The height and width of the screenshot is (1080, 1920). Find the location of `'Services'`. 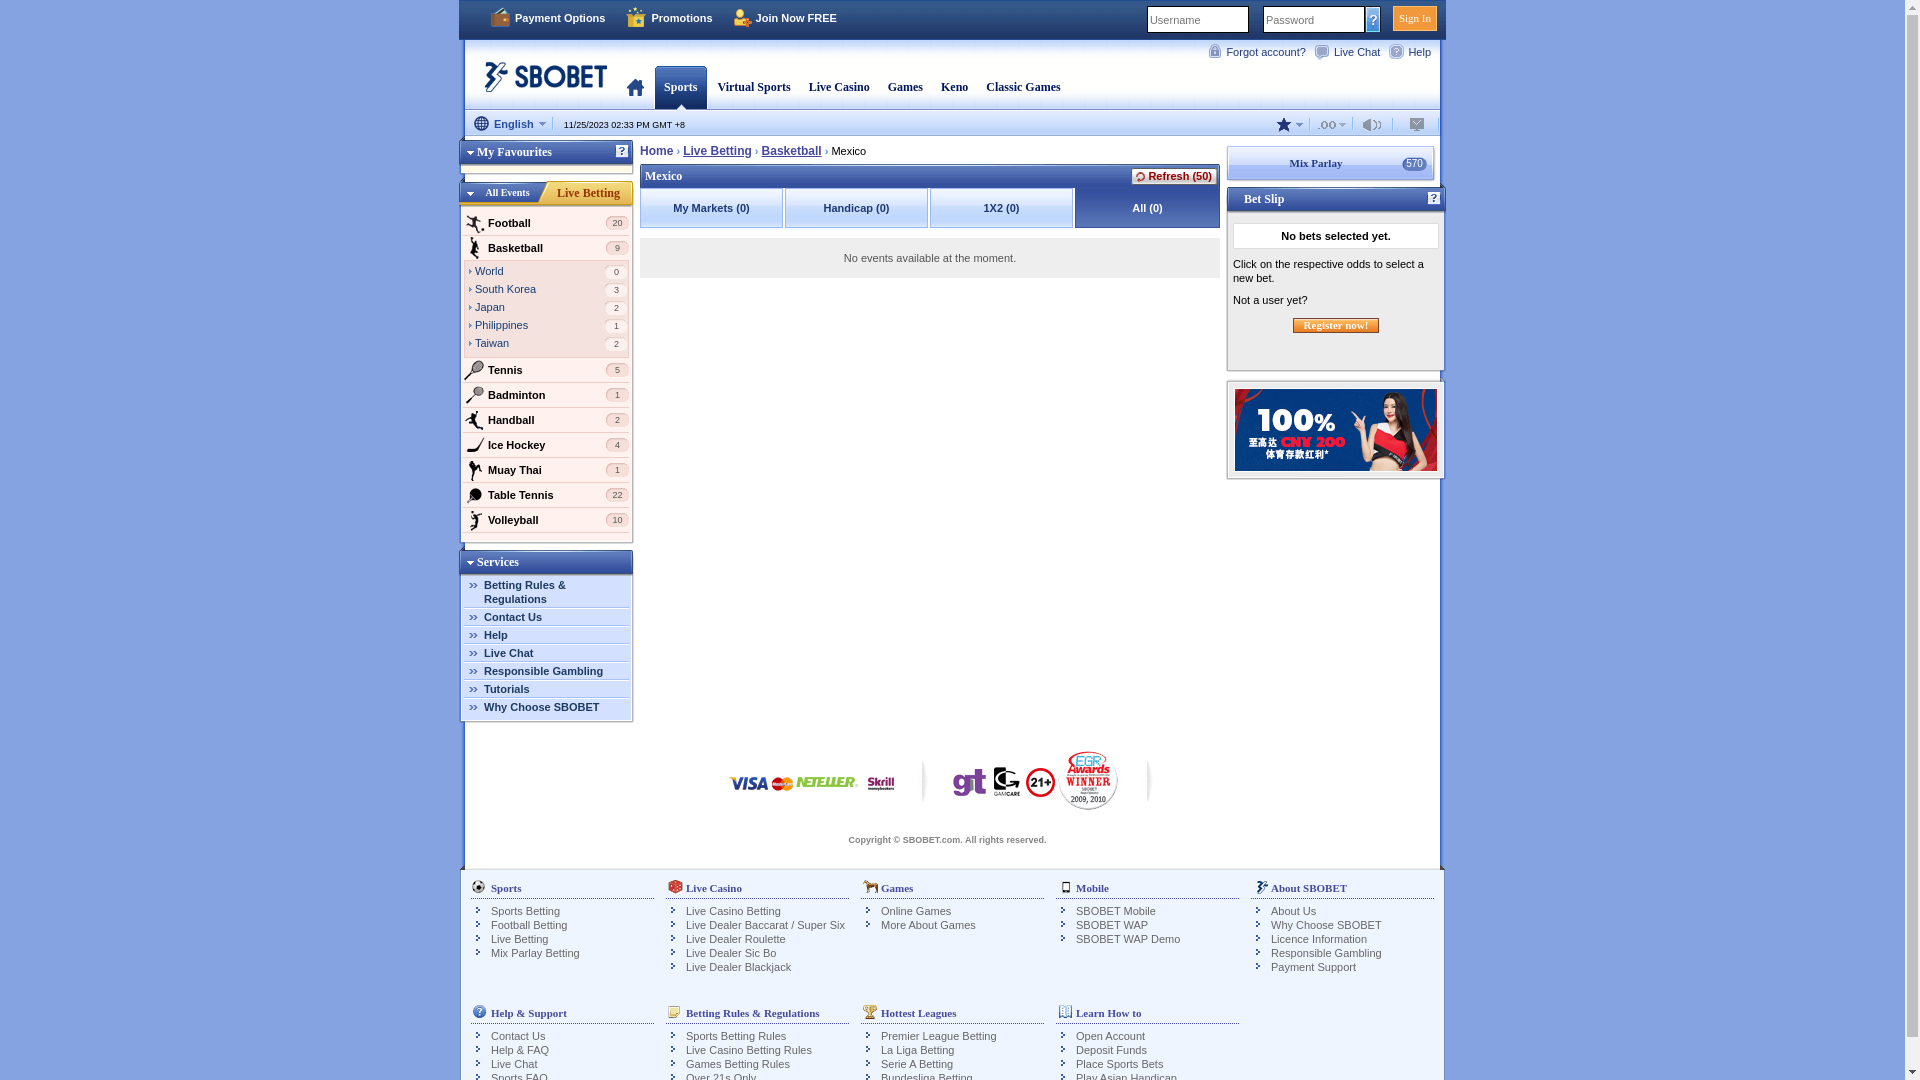

'Services' is located at coordinates (489, 562).